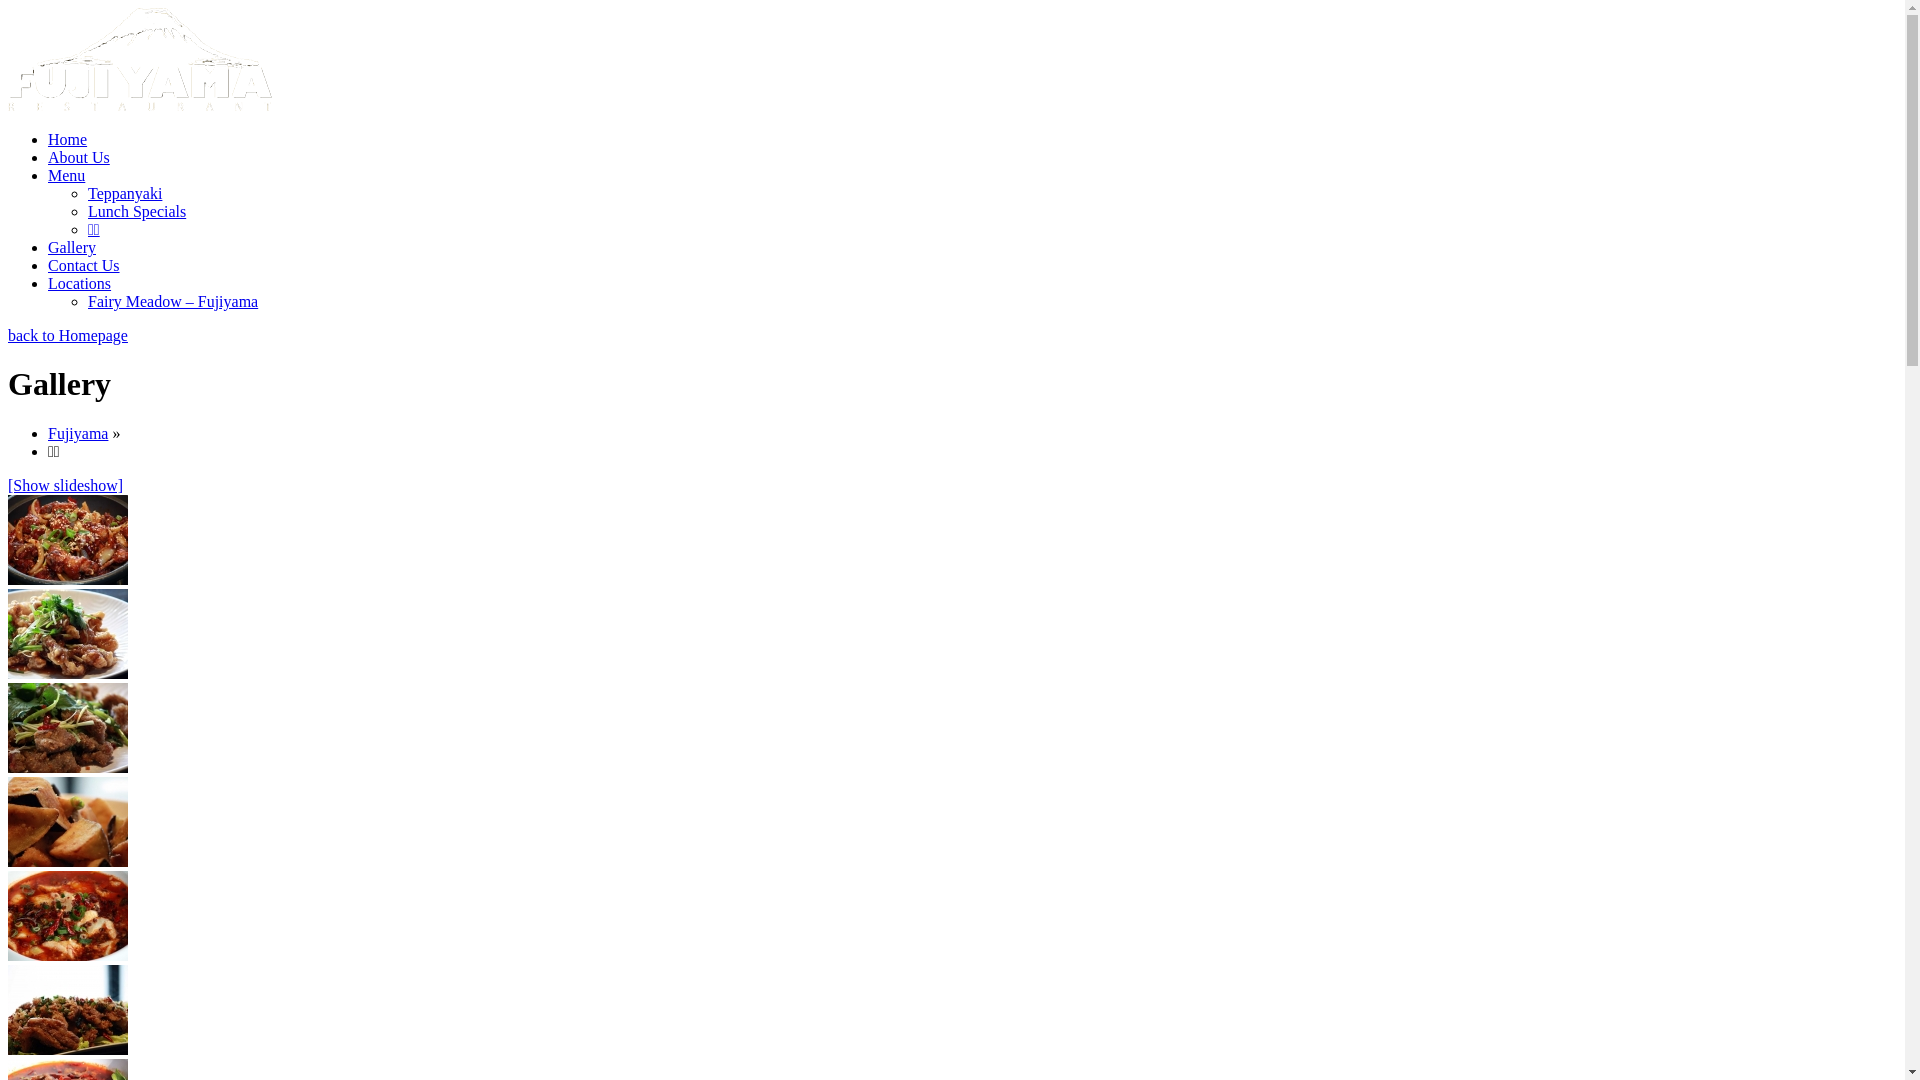 Image resolution: width=1920 pixels, height=1080 pixels. Describe the element at coordinates (67, 633) in the screenshot. I see `'Deep-Fried-Pork-with-Dark-Vinegar-Sauce'` at that location.